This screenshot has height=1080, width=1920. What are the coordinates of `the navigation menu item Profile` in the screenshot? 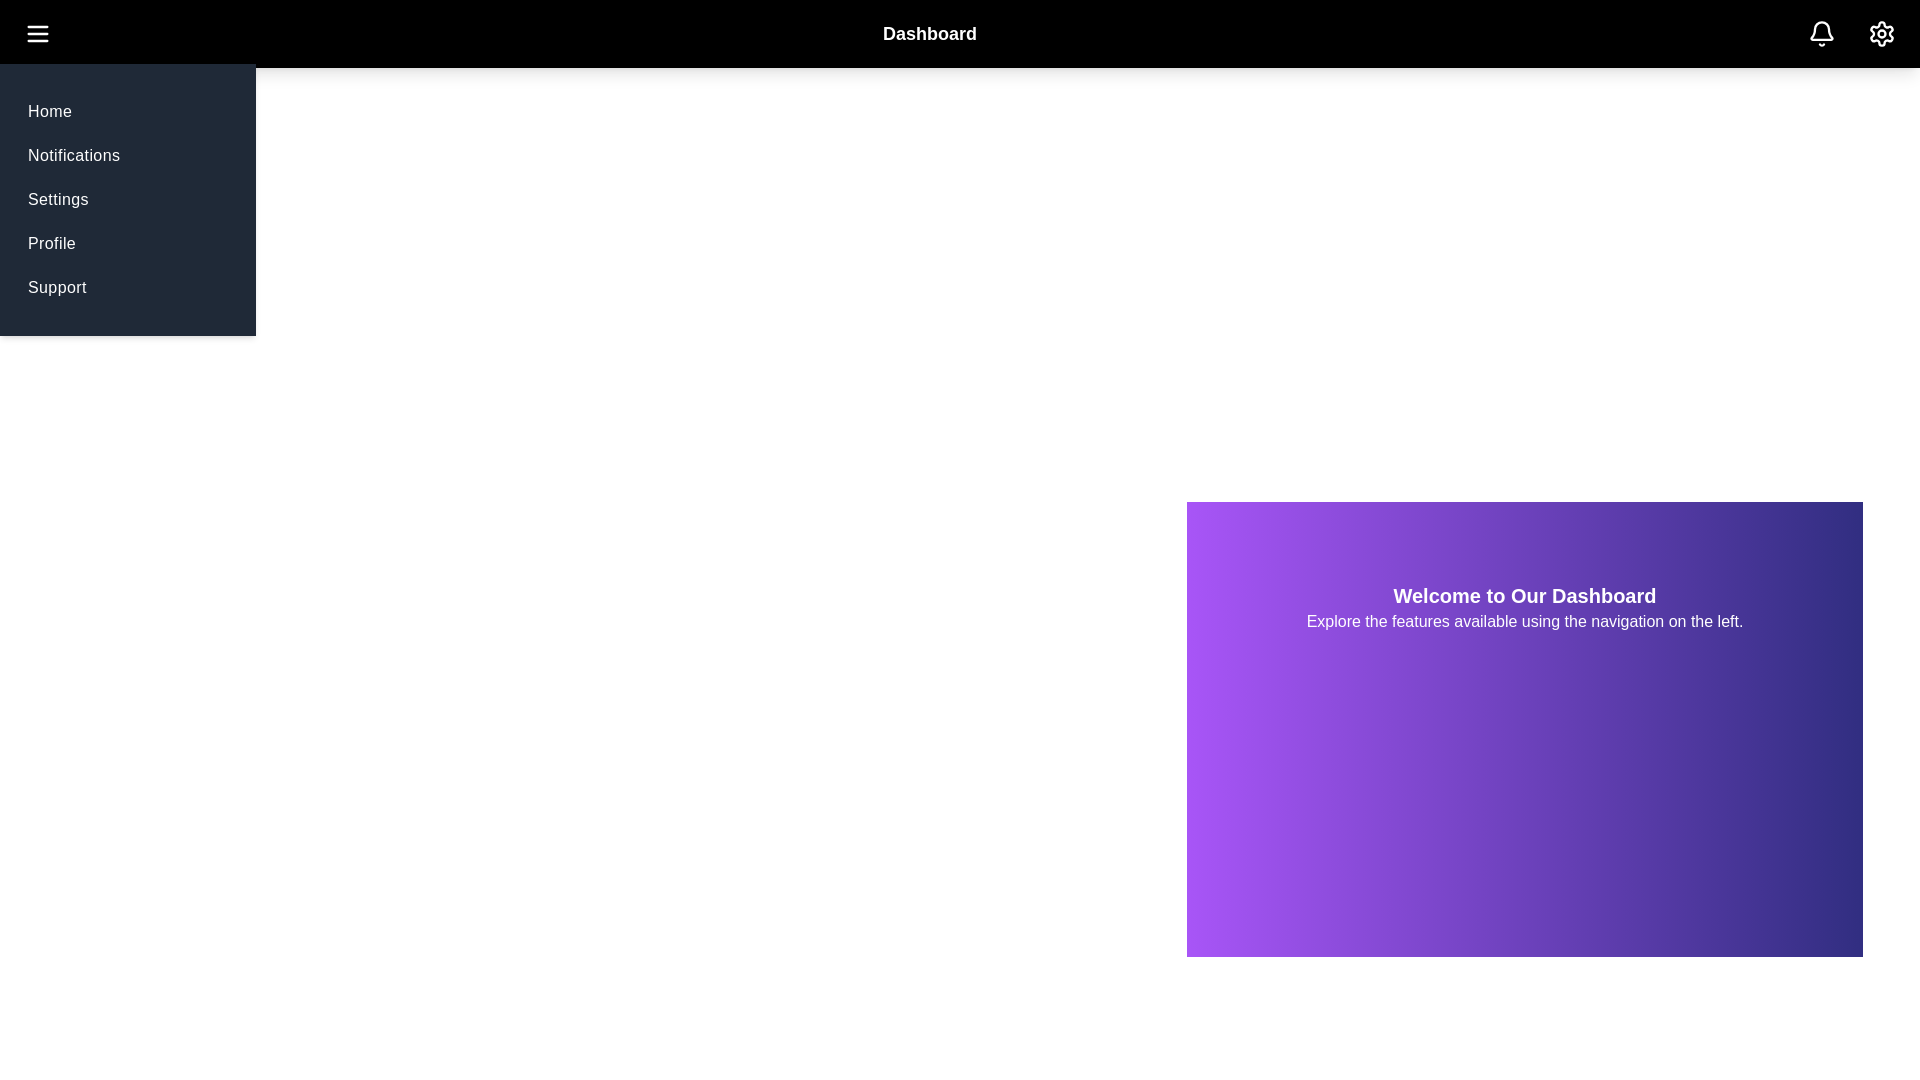 It's located at (52, 242).